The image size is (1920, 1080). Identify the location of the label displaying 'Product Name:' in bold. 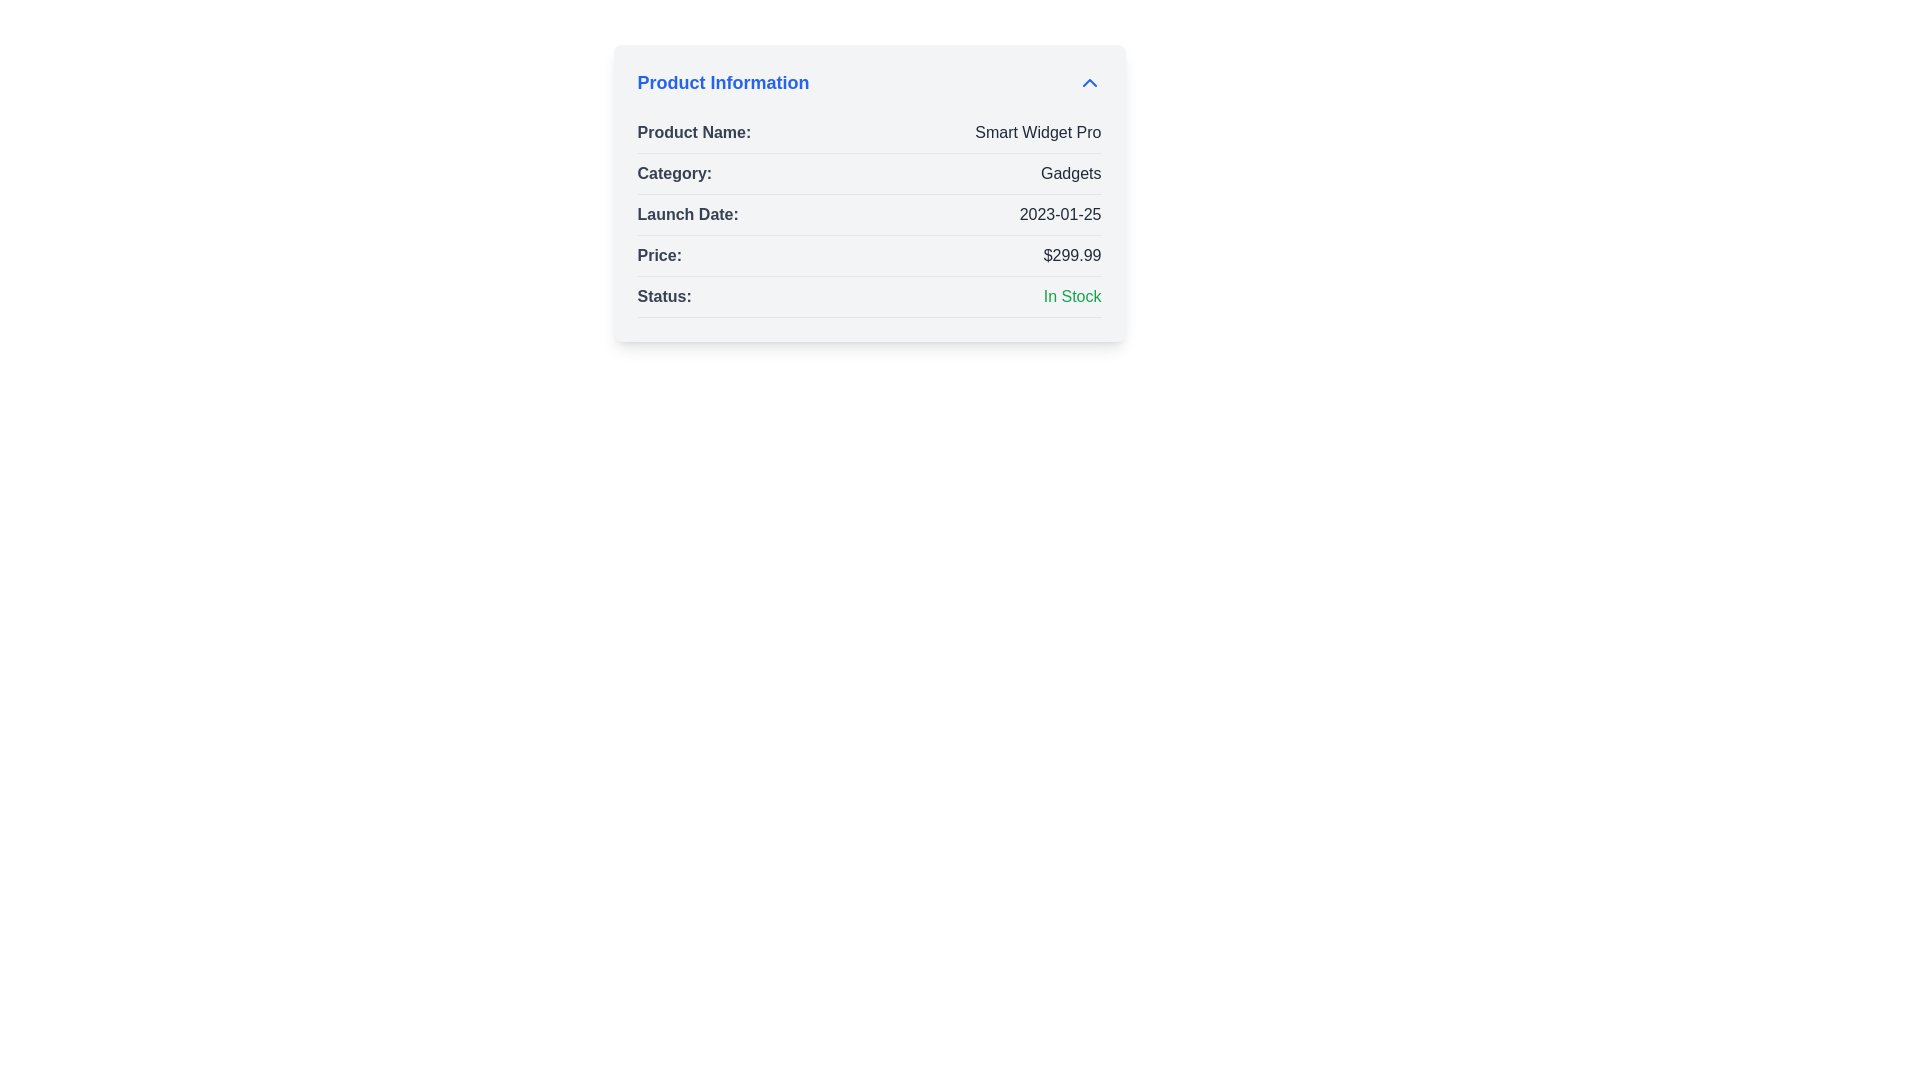
(694, 132).